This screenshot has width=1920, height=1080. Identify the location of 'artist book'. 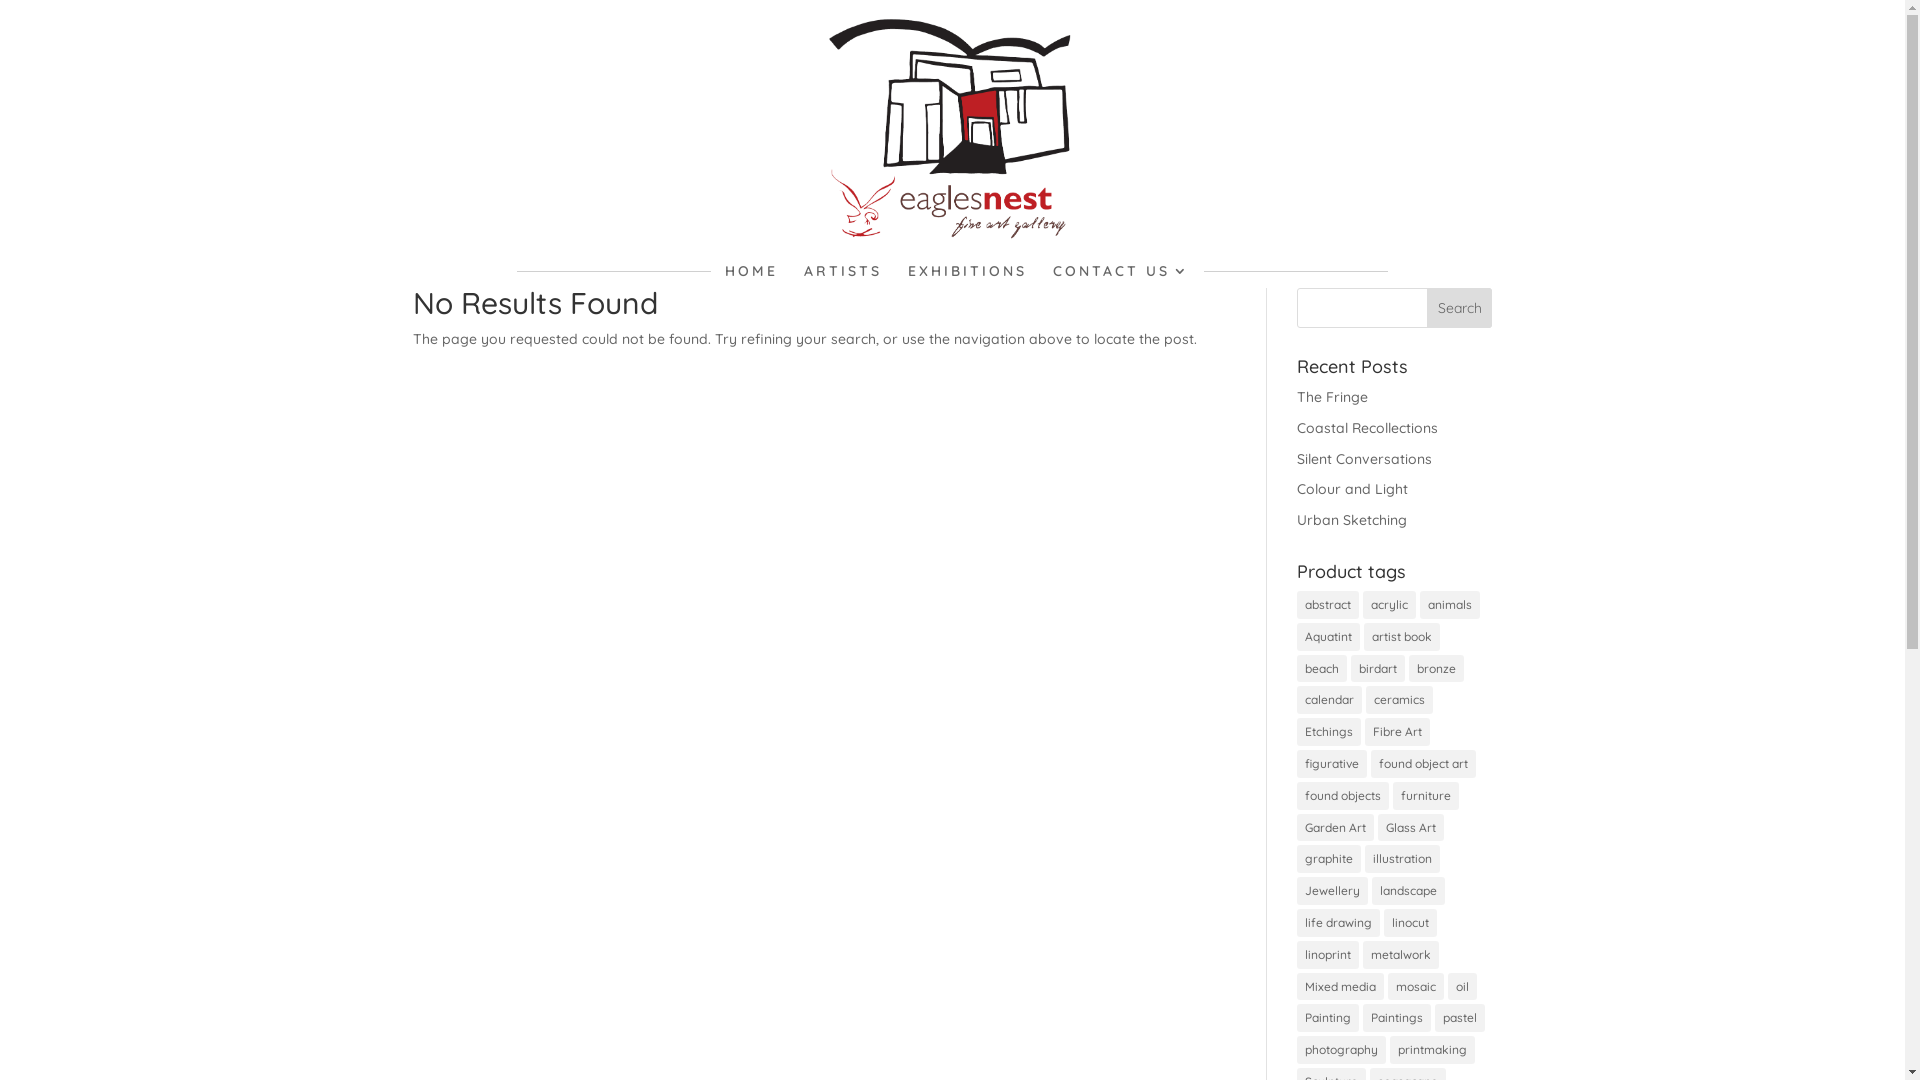
(1400, 636).